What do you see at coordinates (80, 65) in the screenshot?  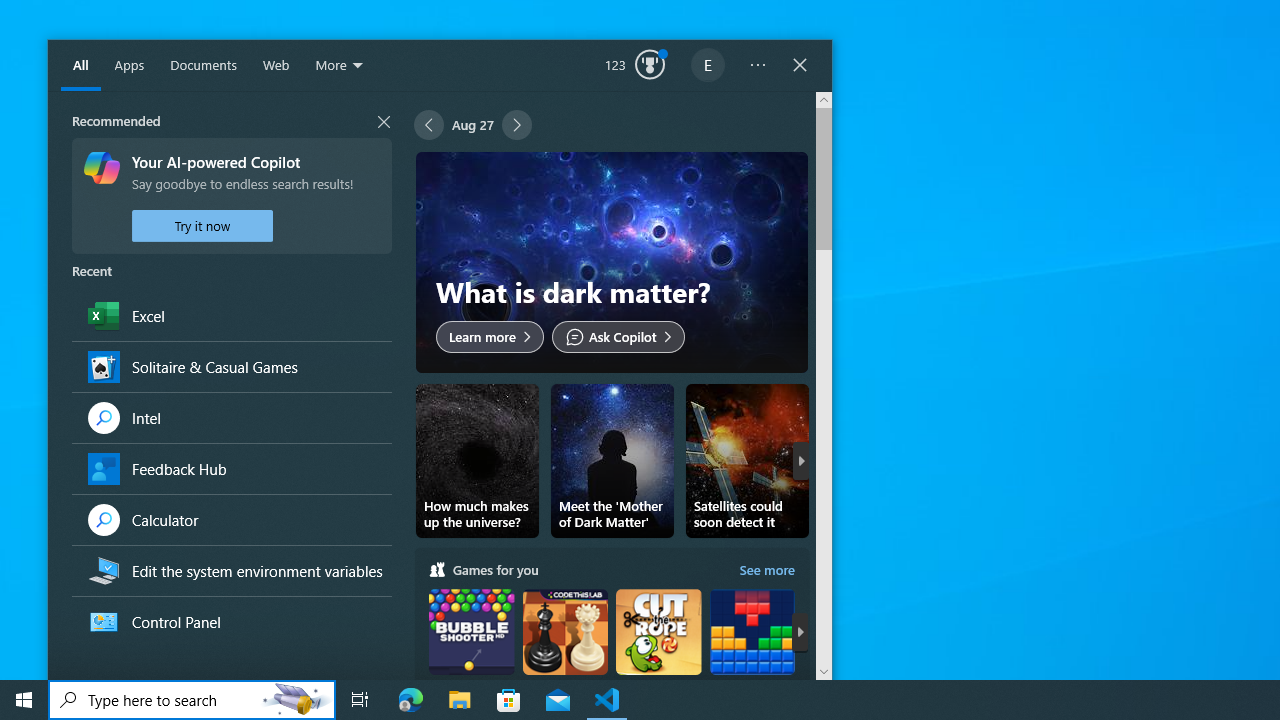 I see `'All'` at bounding box center [80, 65].